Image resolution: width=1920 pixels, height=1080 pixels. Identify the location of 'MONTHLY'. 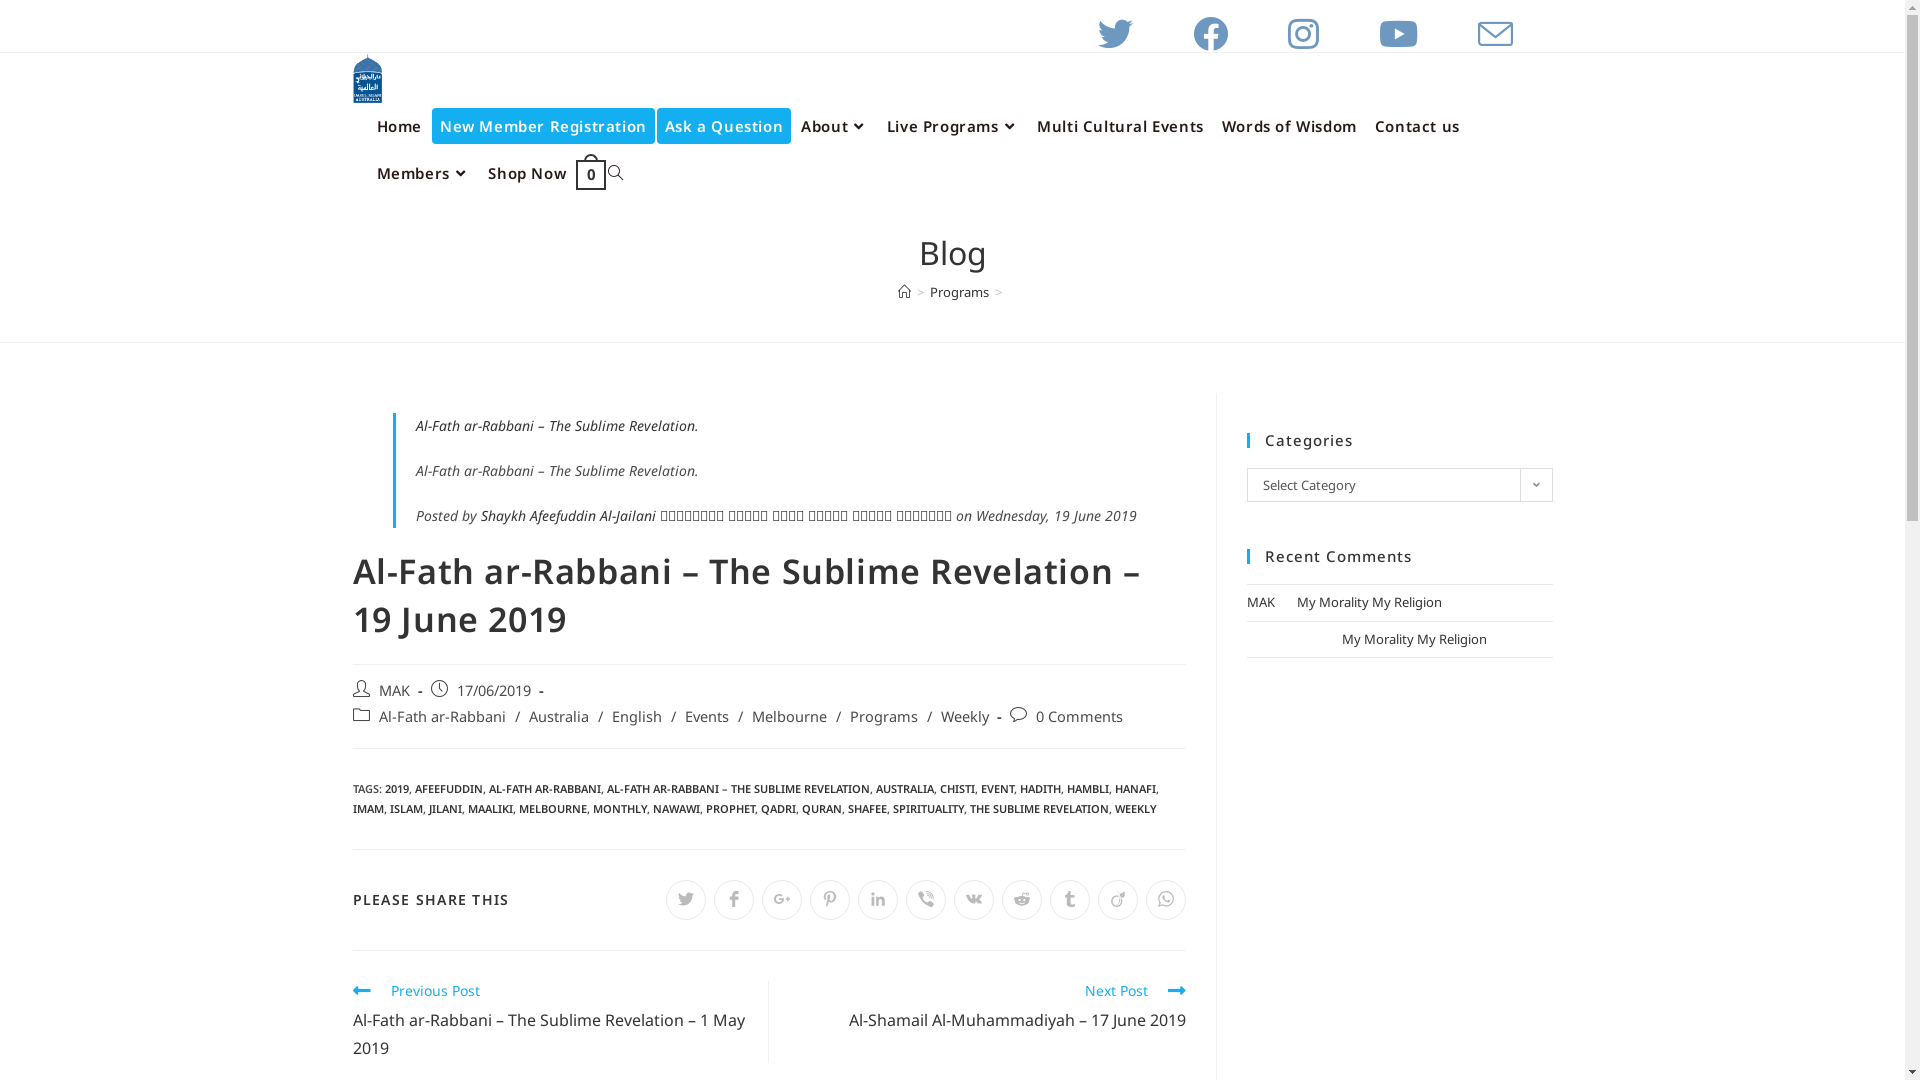
(590, 807).